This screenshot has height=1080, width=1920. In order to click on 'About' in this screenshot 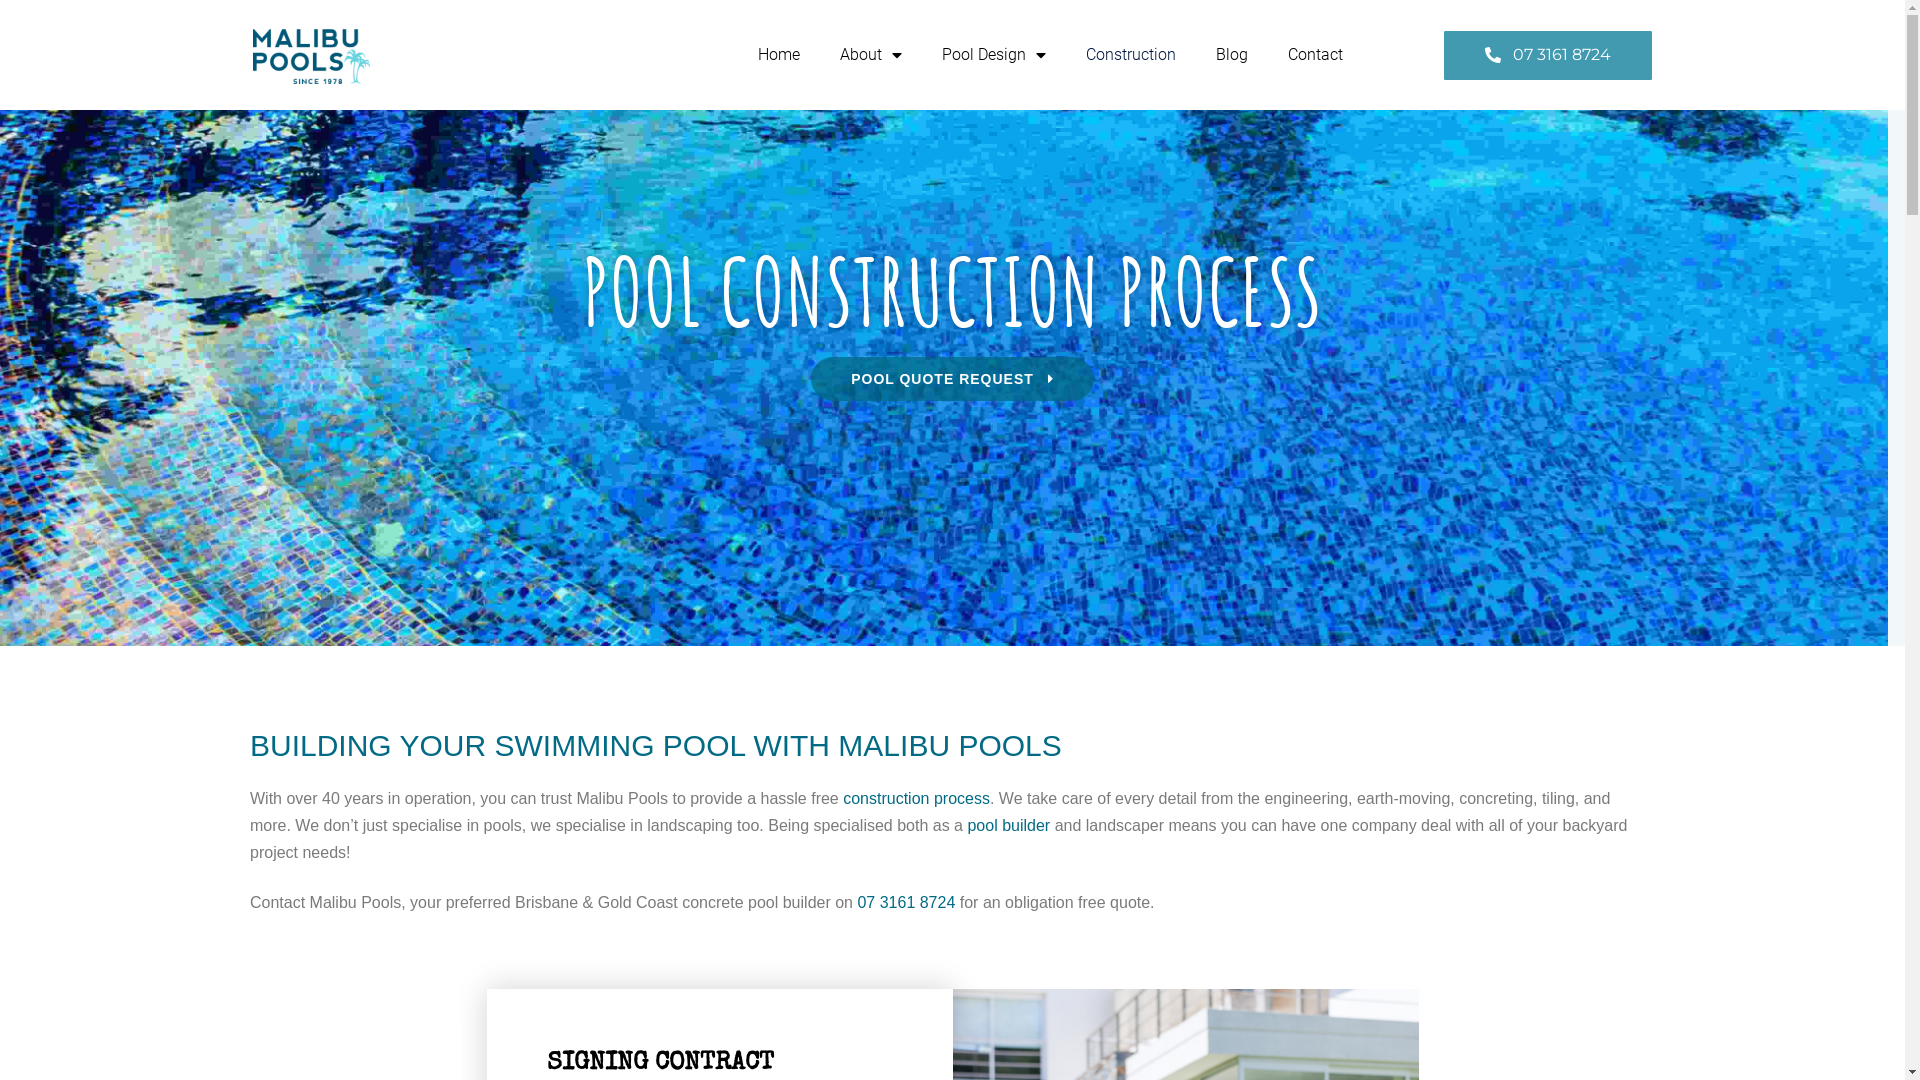, I will do `click(870, 53)`.